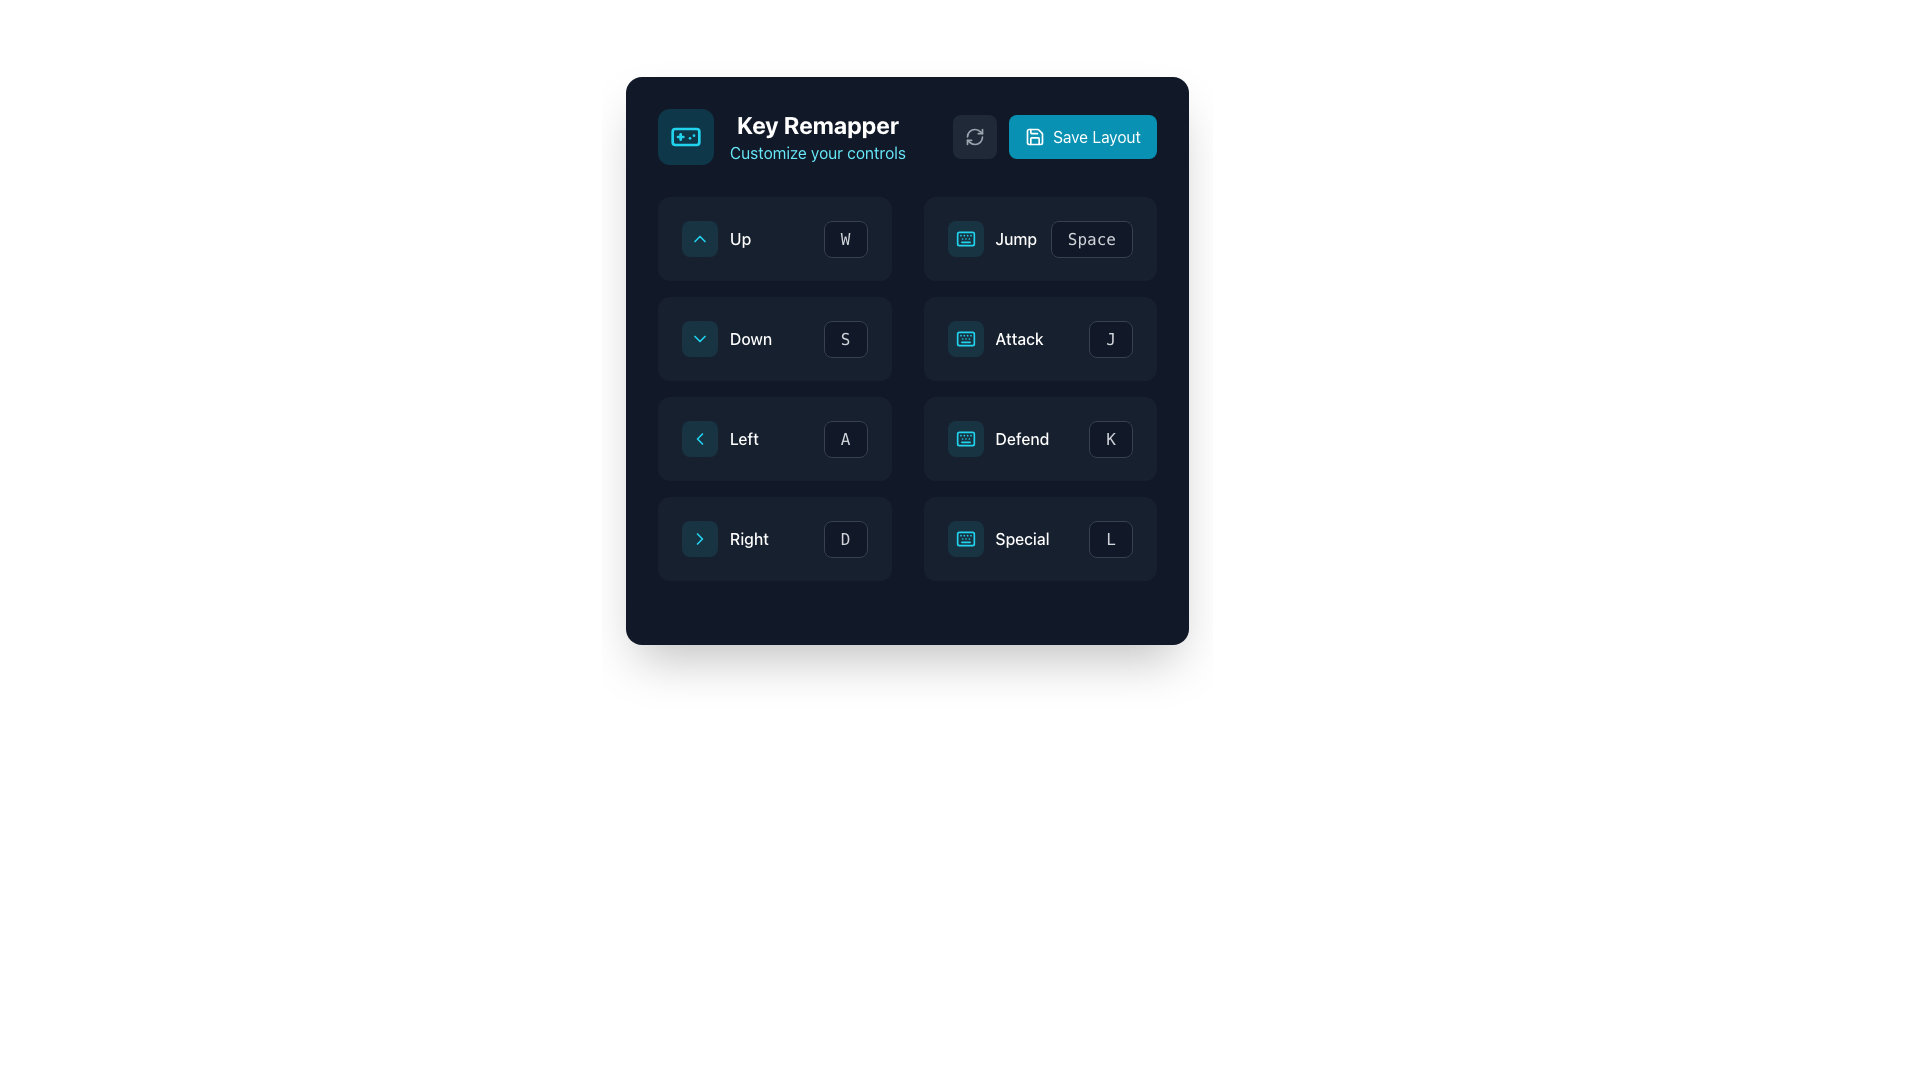  Describe the element at coordinates (726, 338) in the screenshot. I see `the composite button labeled 'Down' with a cyan downward arrow icon` at that location.